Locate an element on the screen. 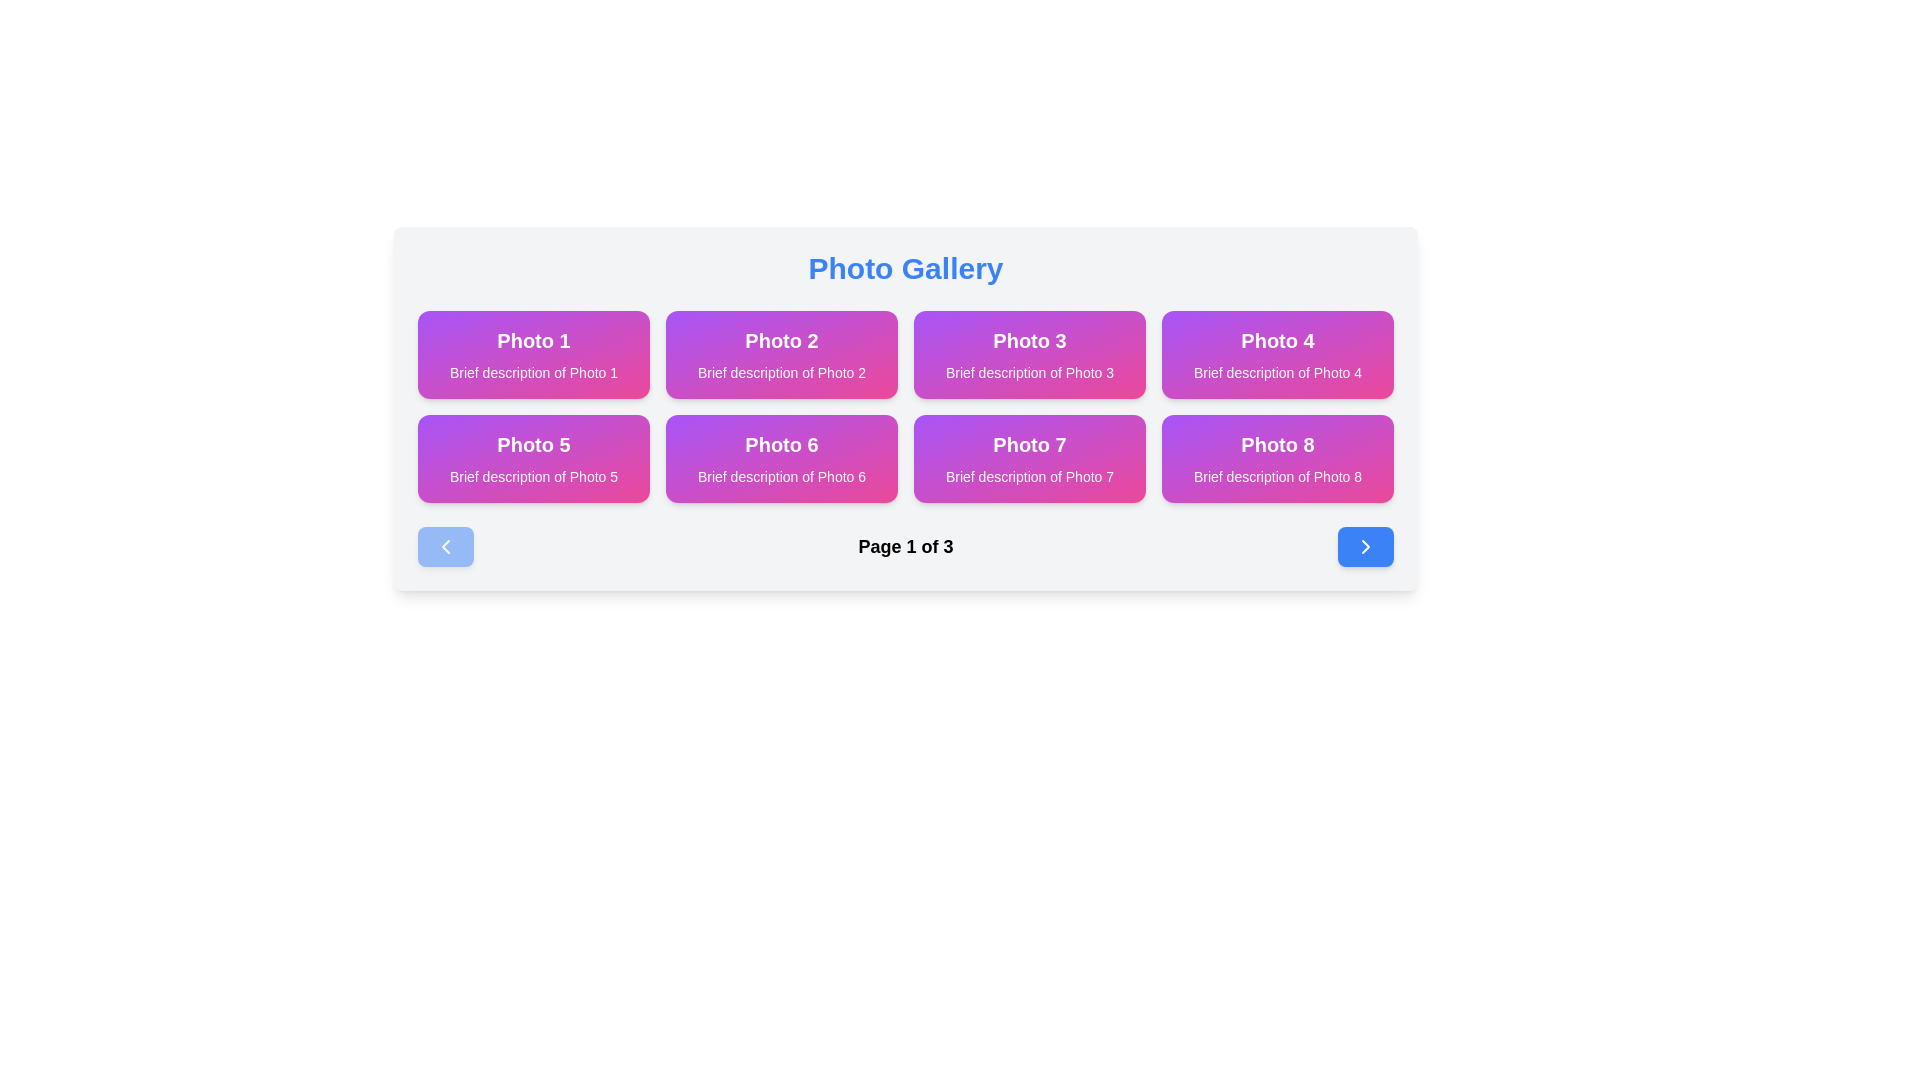 The image size is (1920, 1080). text label displaying 'Photo 6' that is centered at the top of the card in the second row, second column of the gallery grid is located at coordinates (781, 443).